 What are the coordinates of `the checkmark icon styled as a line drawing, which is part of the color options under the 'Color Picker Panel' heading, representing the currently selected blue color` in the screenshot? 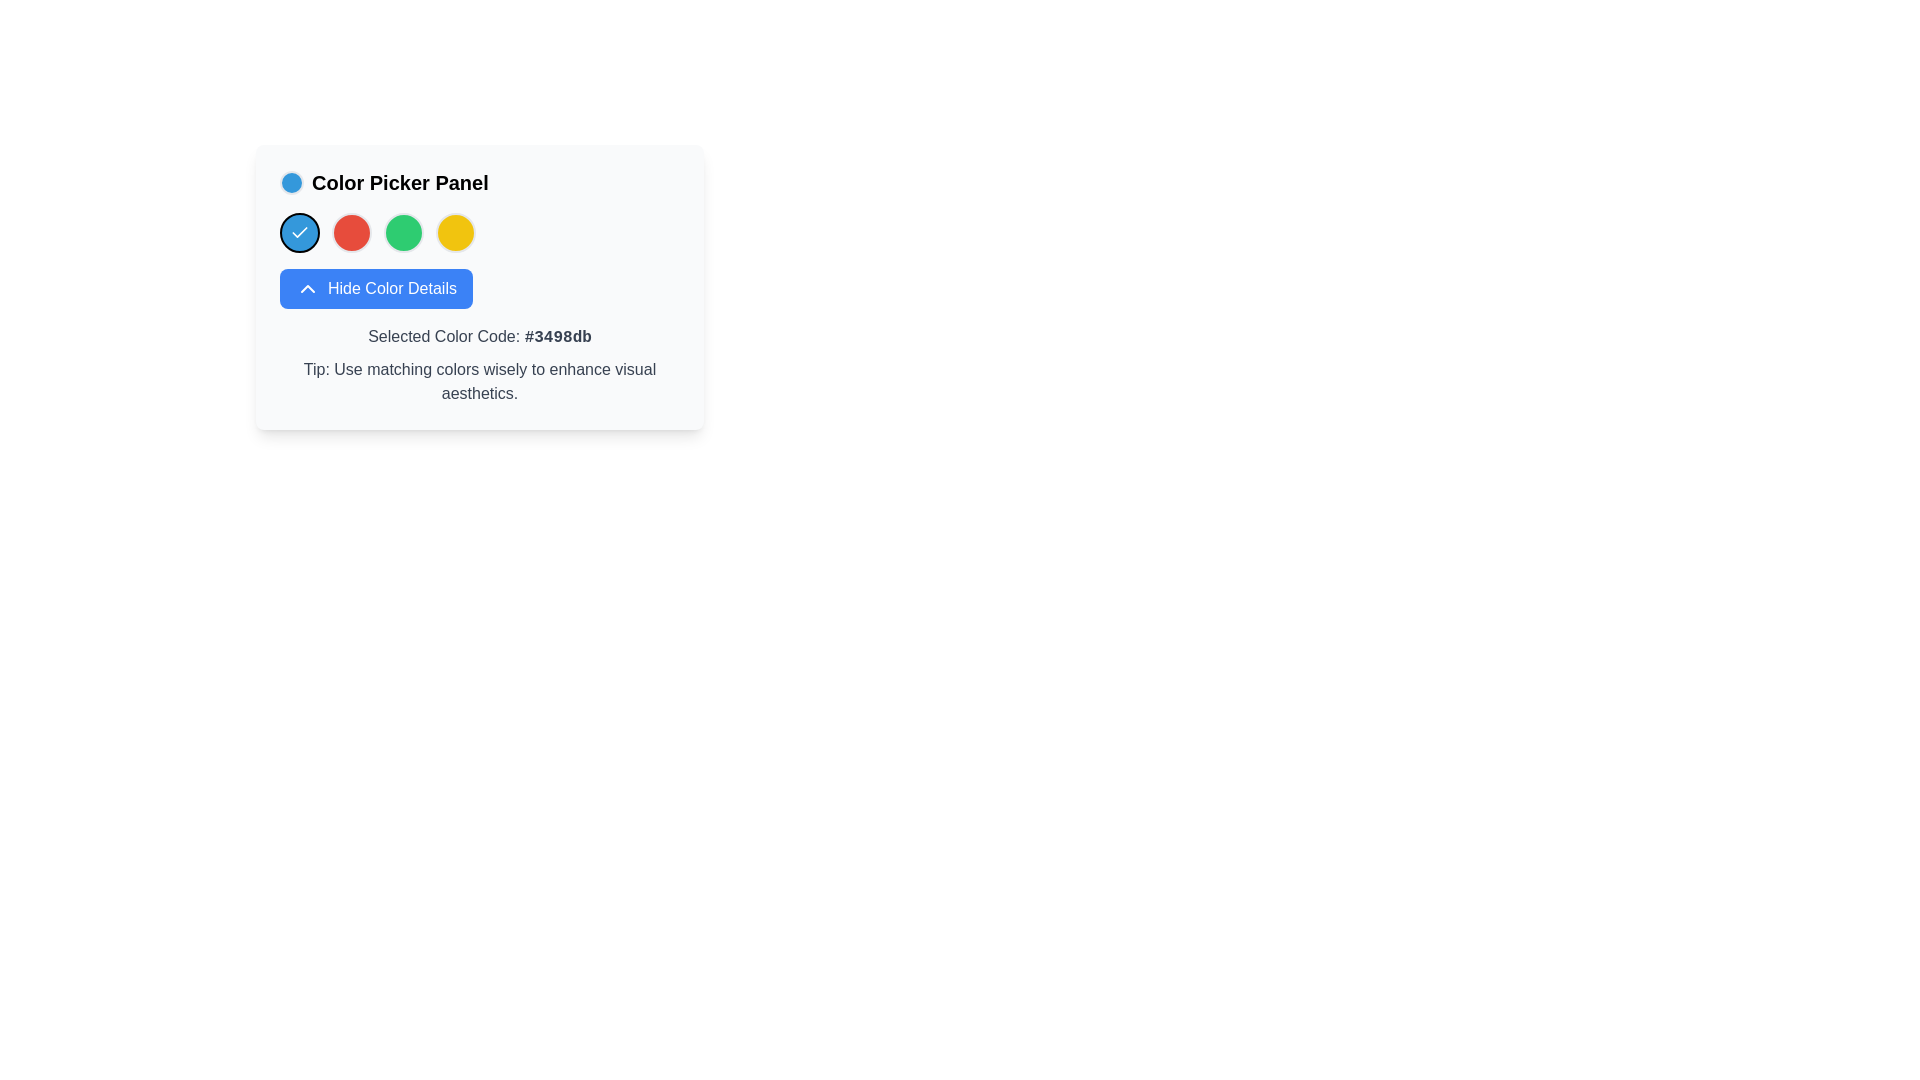 It's located at (298, 230).